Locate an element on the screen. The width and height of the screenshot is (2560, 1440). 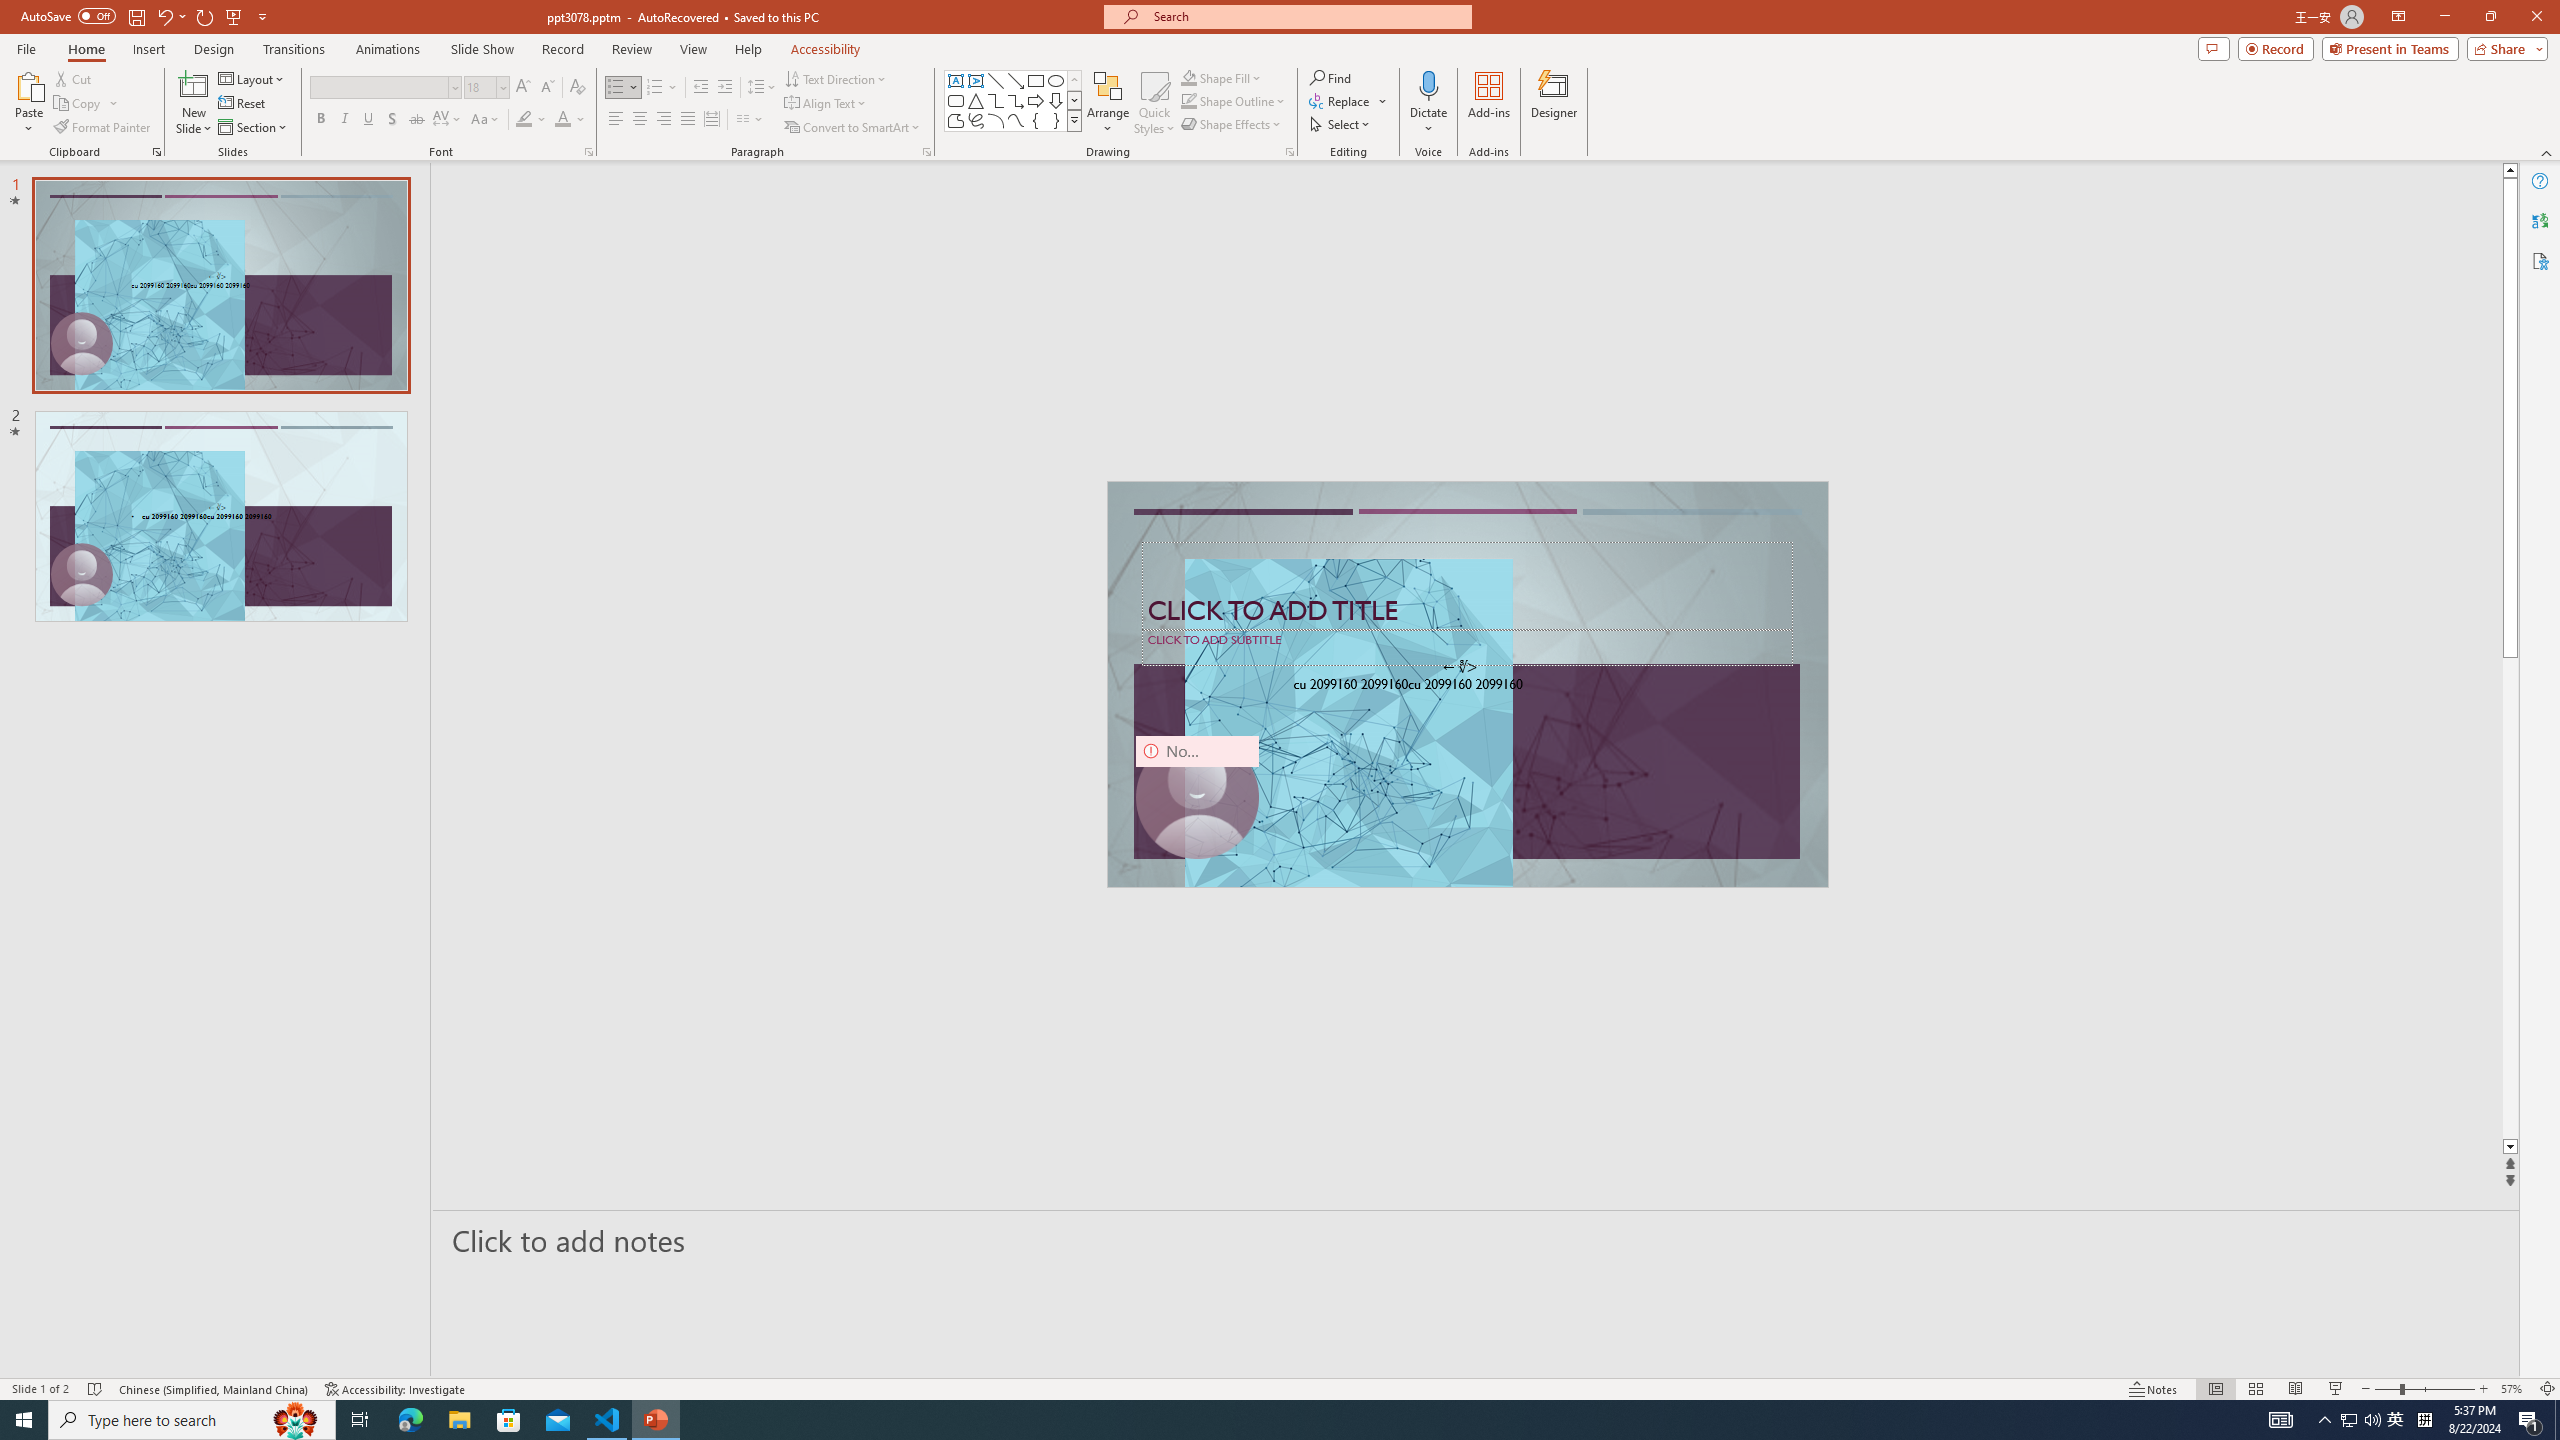
'Change Case' is located at coordinates (485, 118).